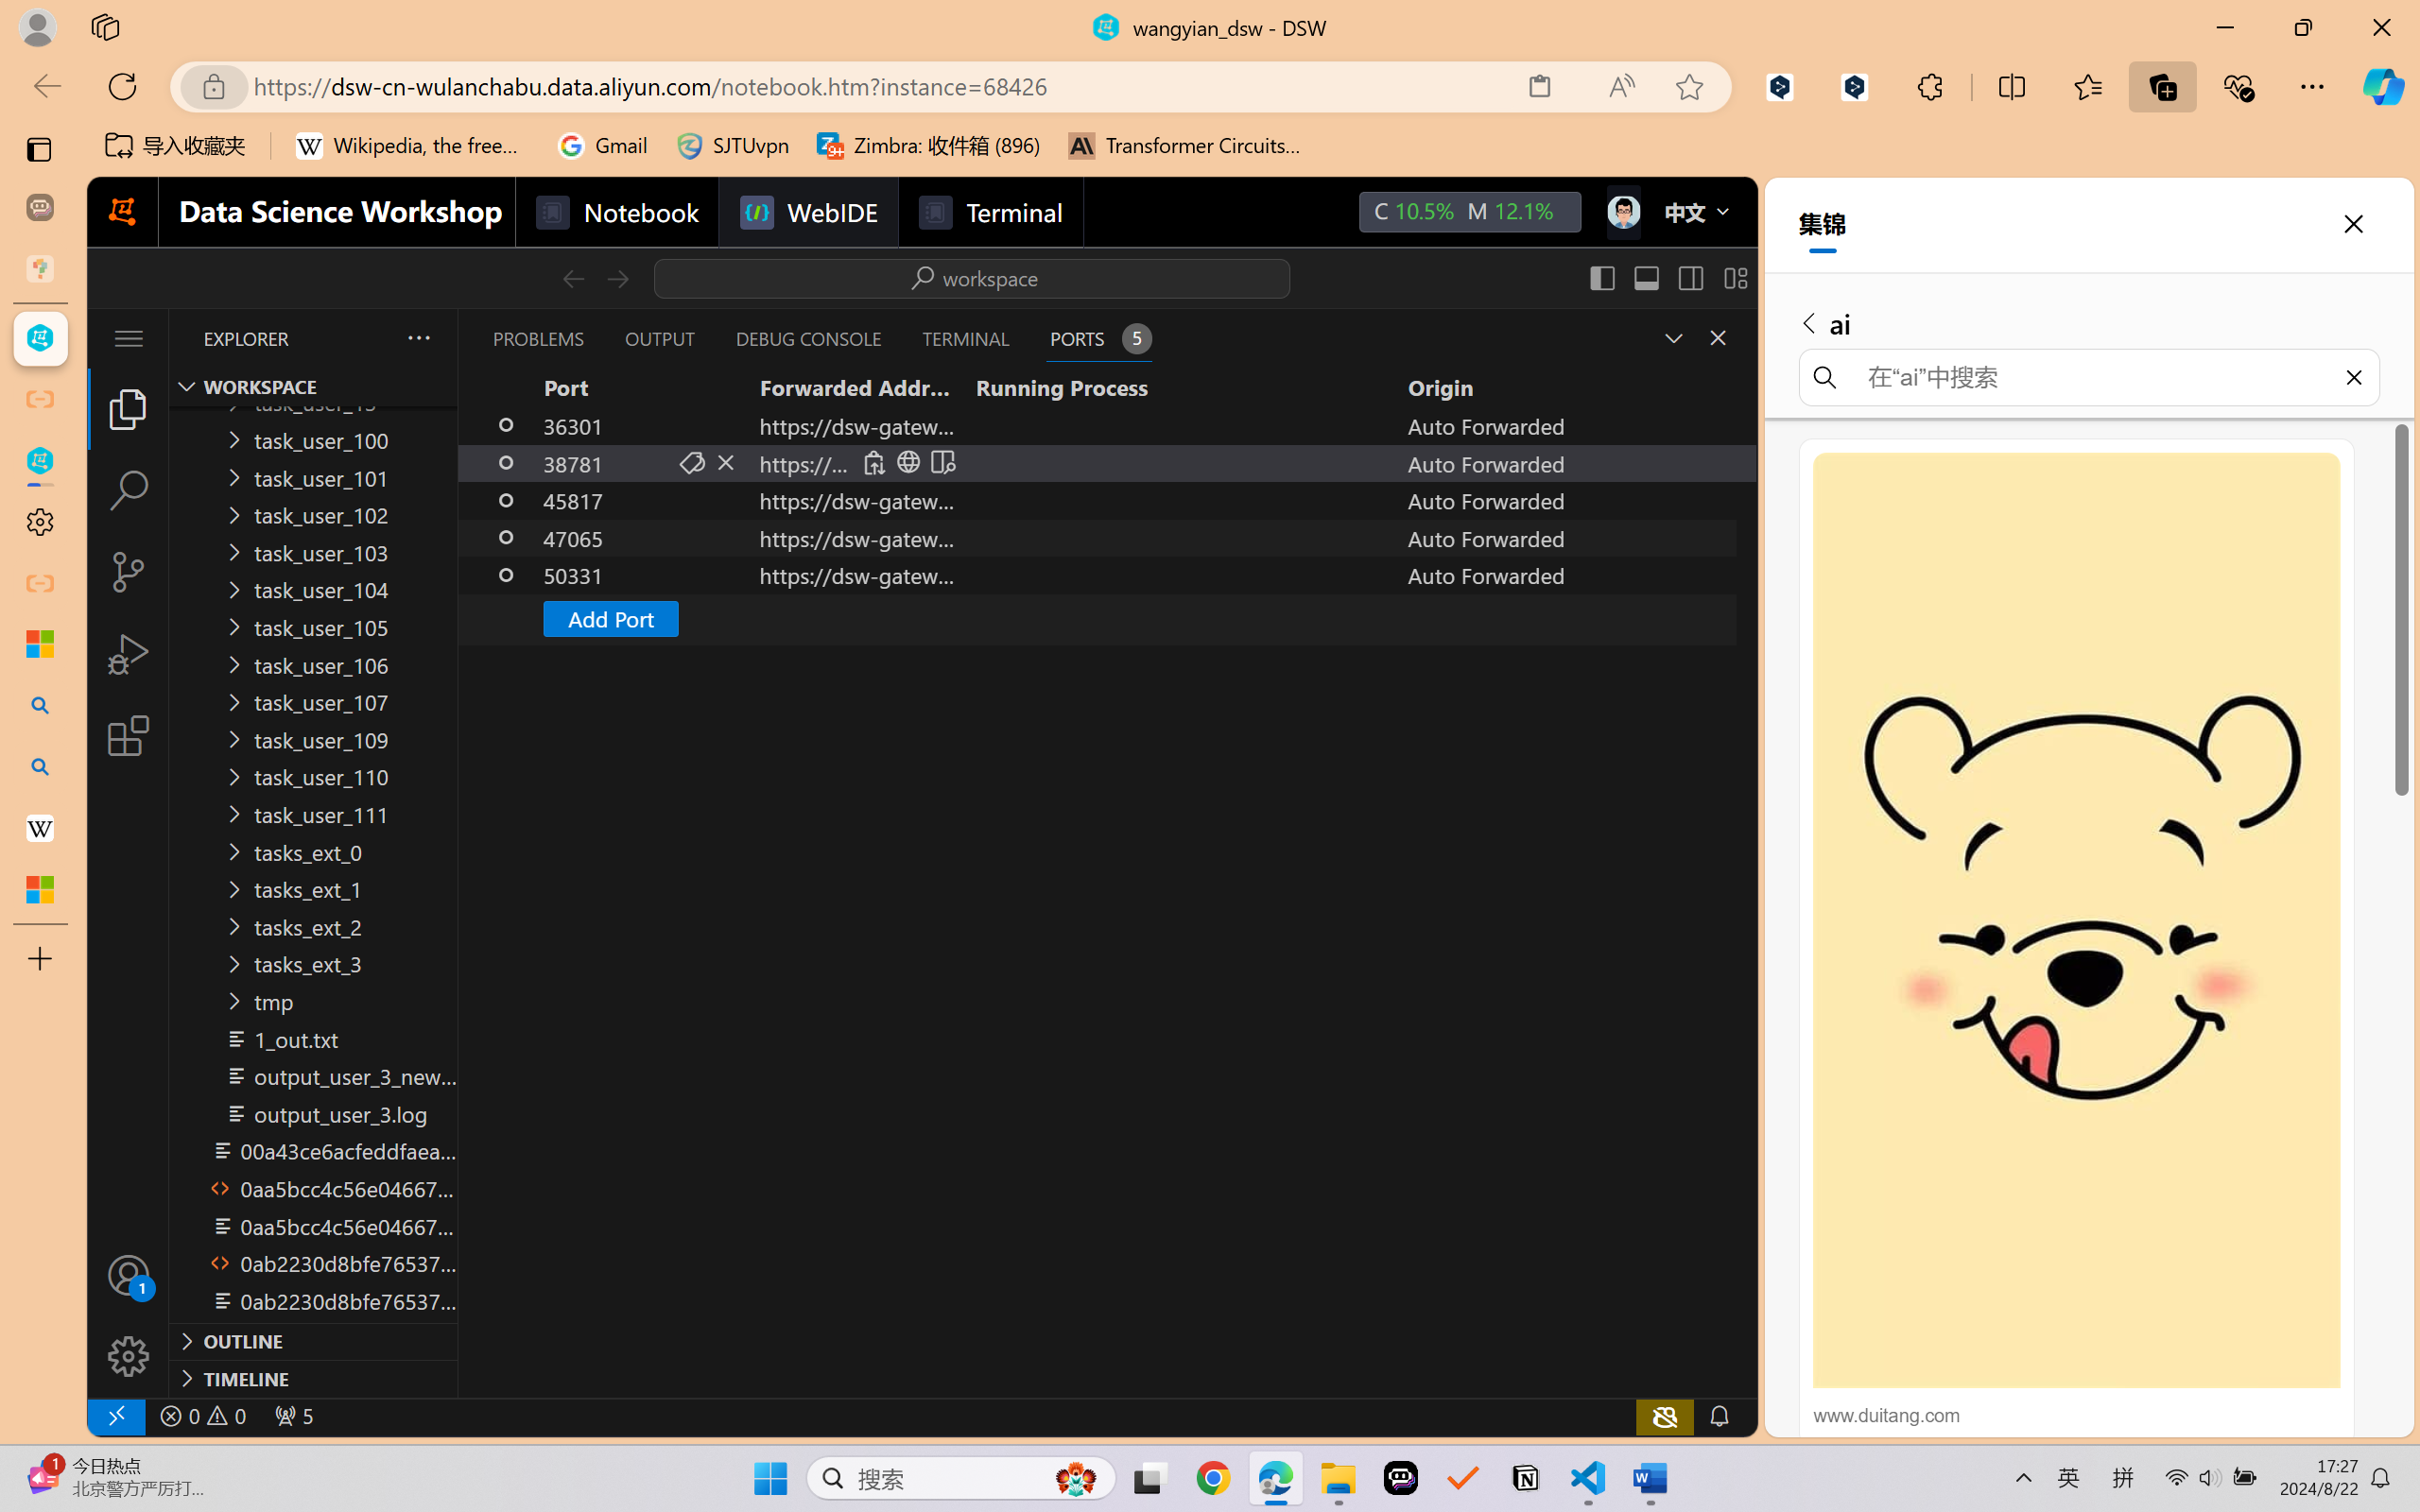 The image size is (2420, 1512). Describe the element at coordinates (807, 337) in the screenshot. I see `'Debug Console (Ctrl+Shift+Y)'` at that location.